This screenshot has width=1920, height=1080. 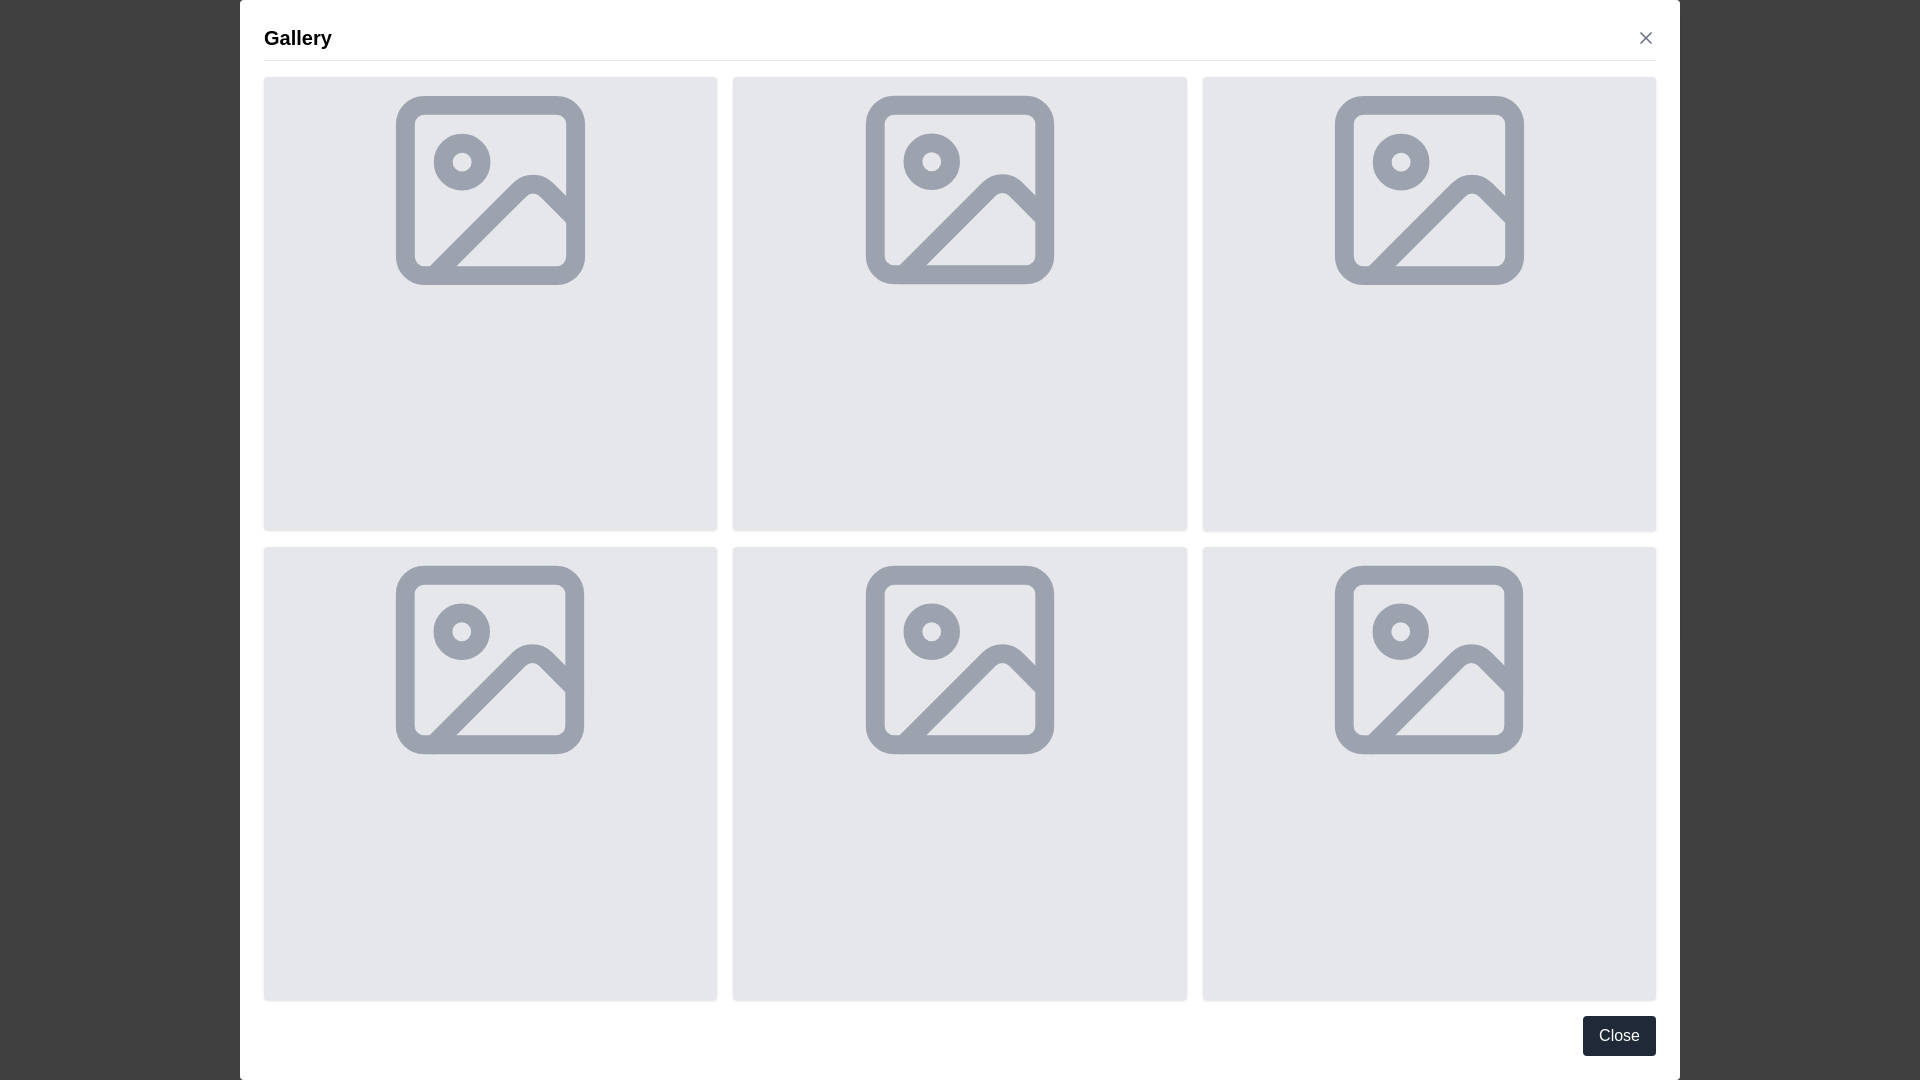 I want to click on the Decorative Component which is part of the framed picture icon located in the center of a grid layout, specifically the icon in the second row, second column, so click(x=960, y=659).